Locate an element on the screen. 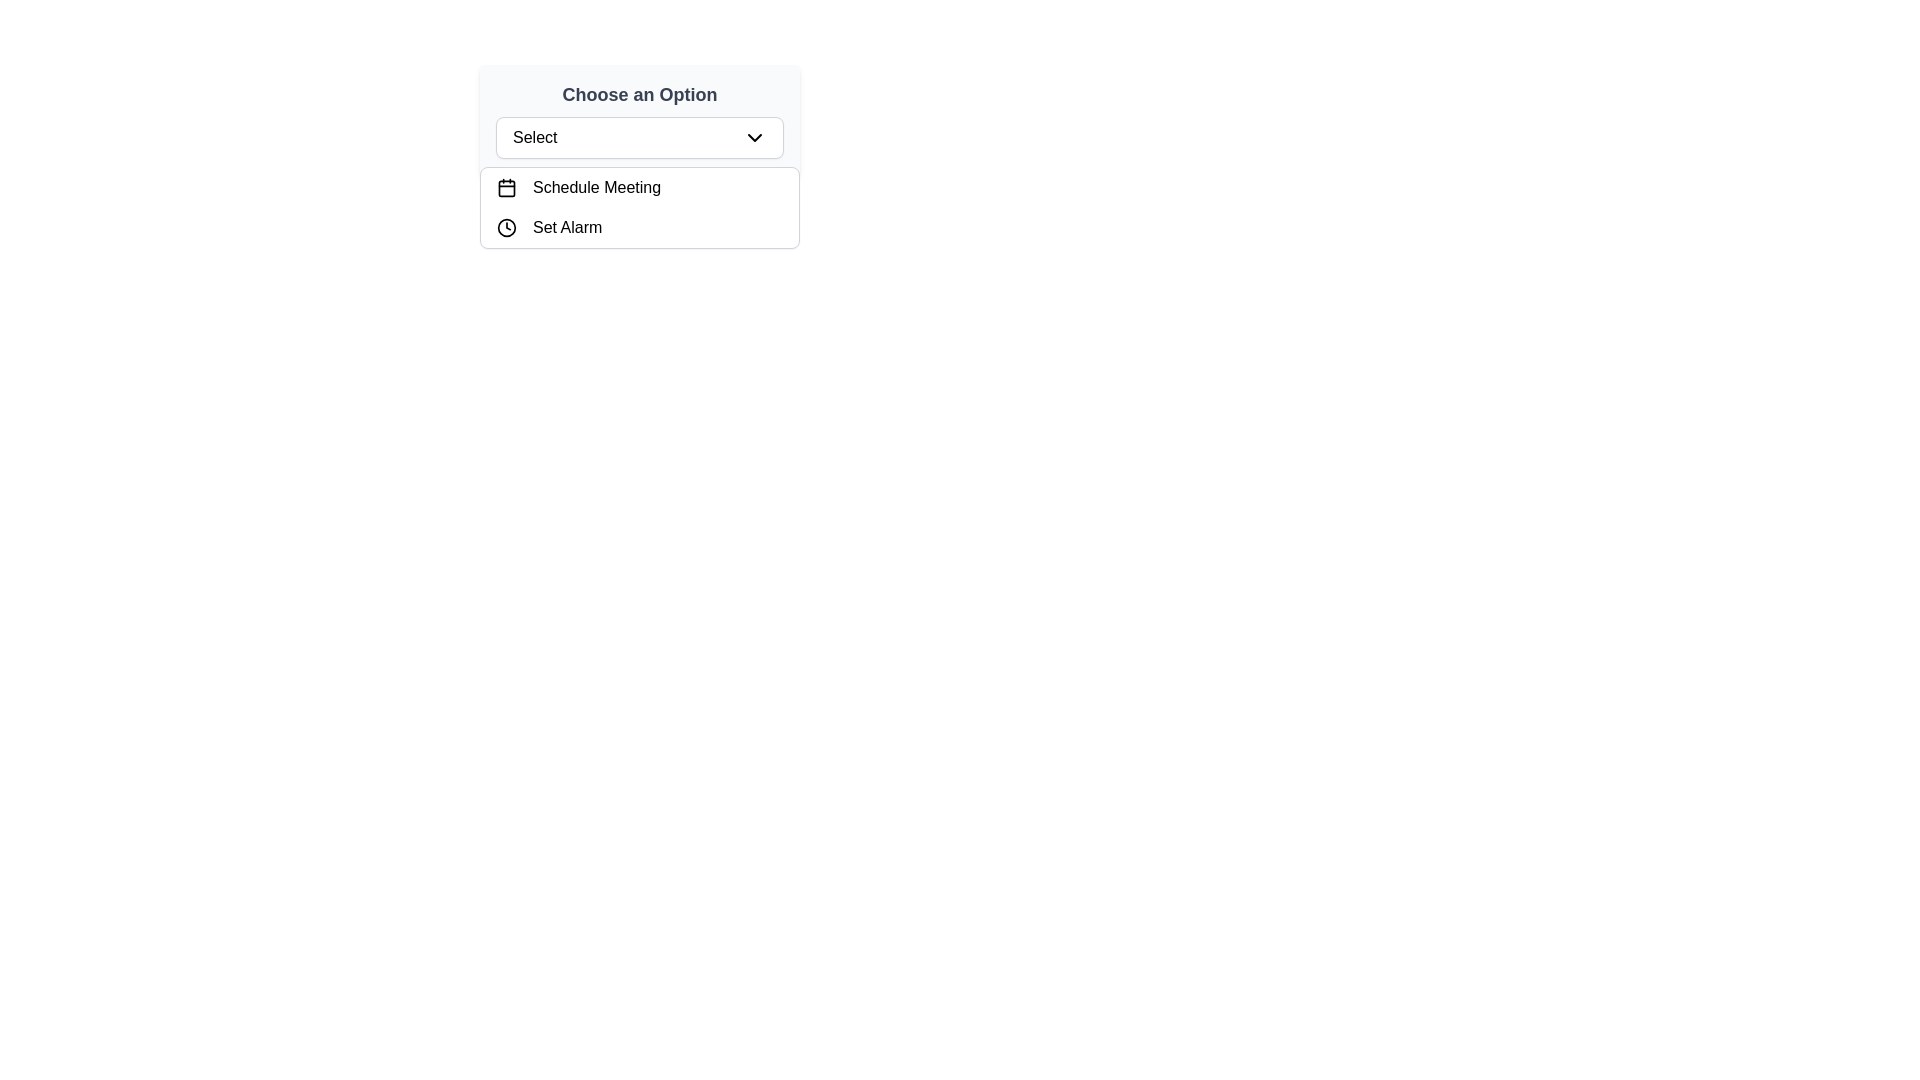 This screenshot has height=1080, width=1920. the circular outline of the clock icon in the dropdown menu under the 'Set Alarm' option is located at coordinates (507, 226).